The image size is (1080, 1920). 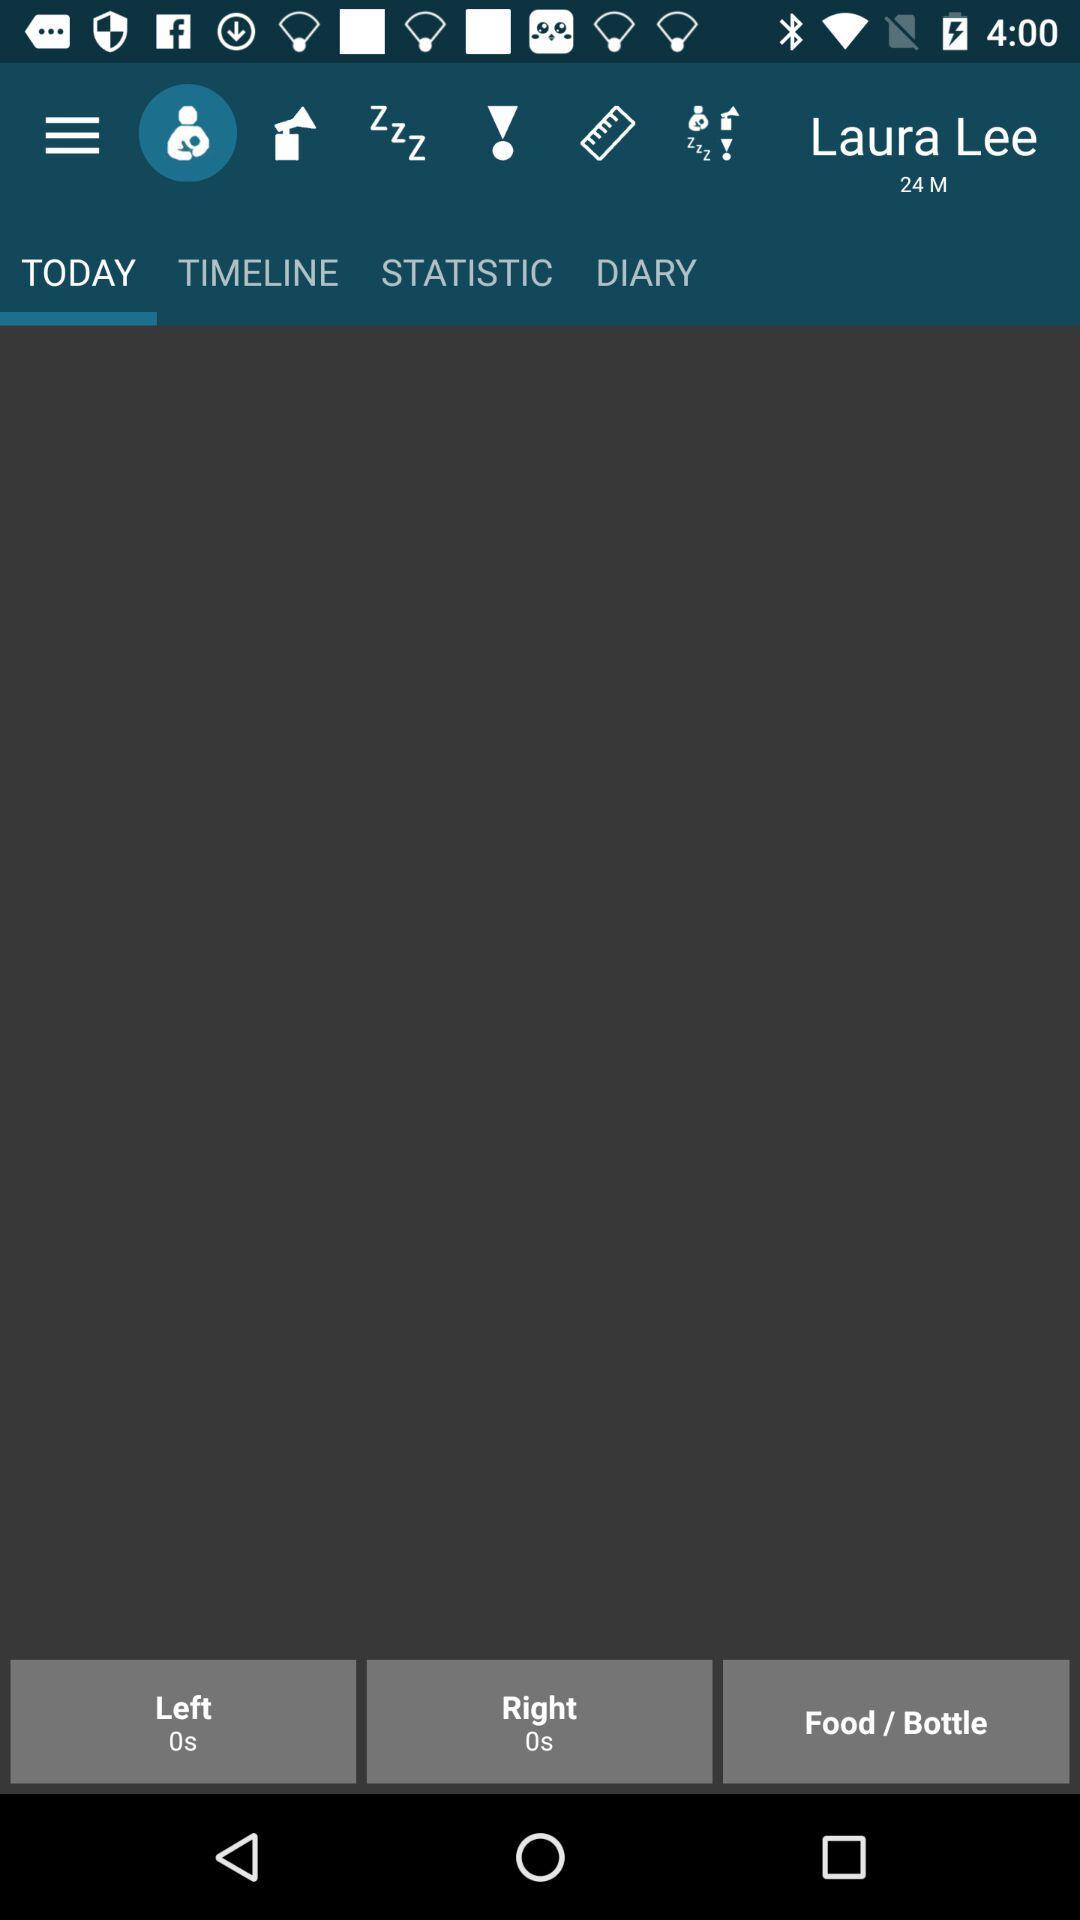 What do you see at coordinates (397, 131) in the screenshot?
I see `the sliders icon` at bounding box center [397, 131].